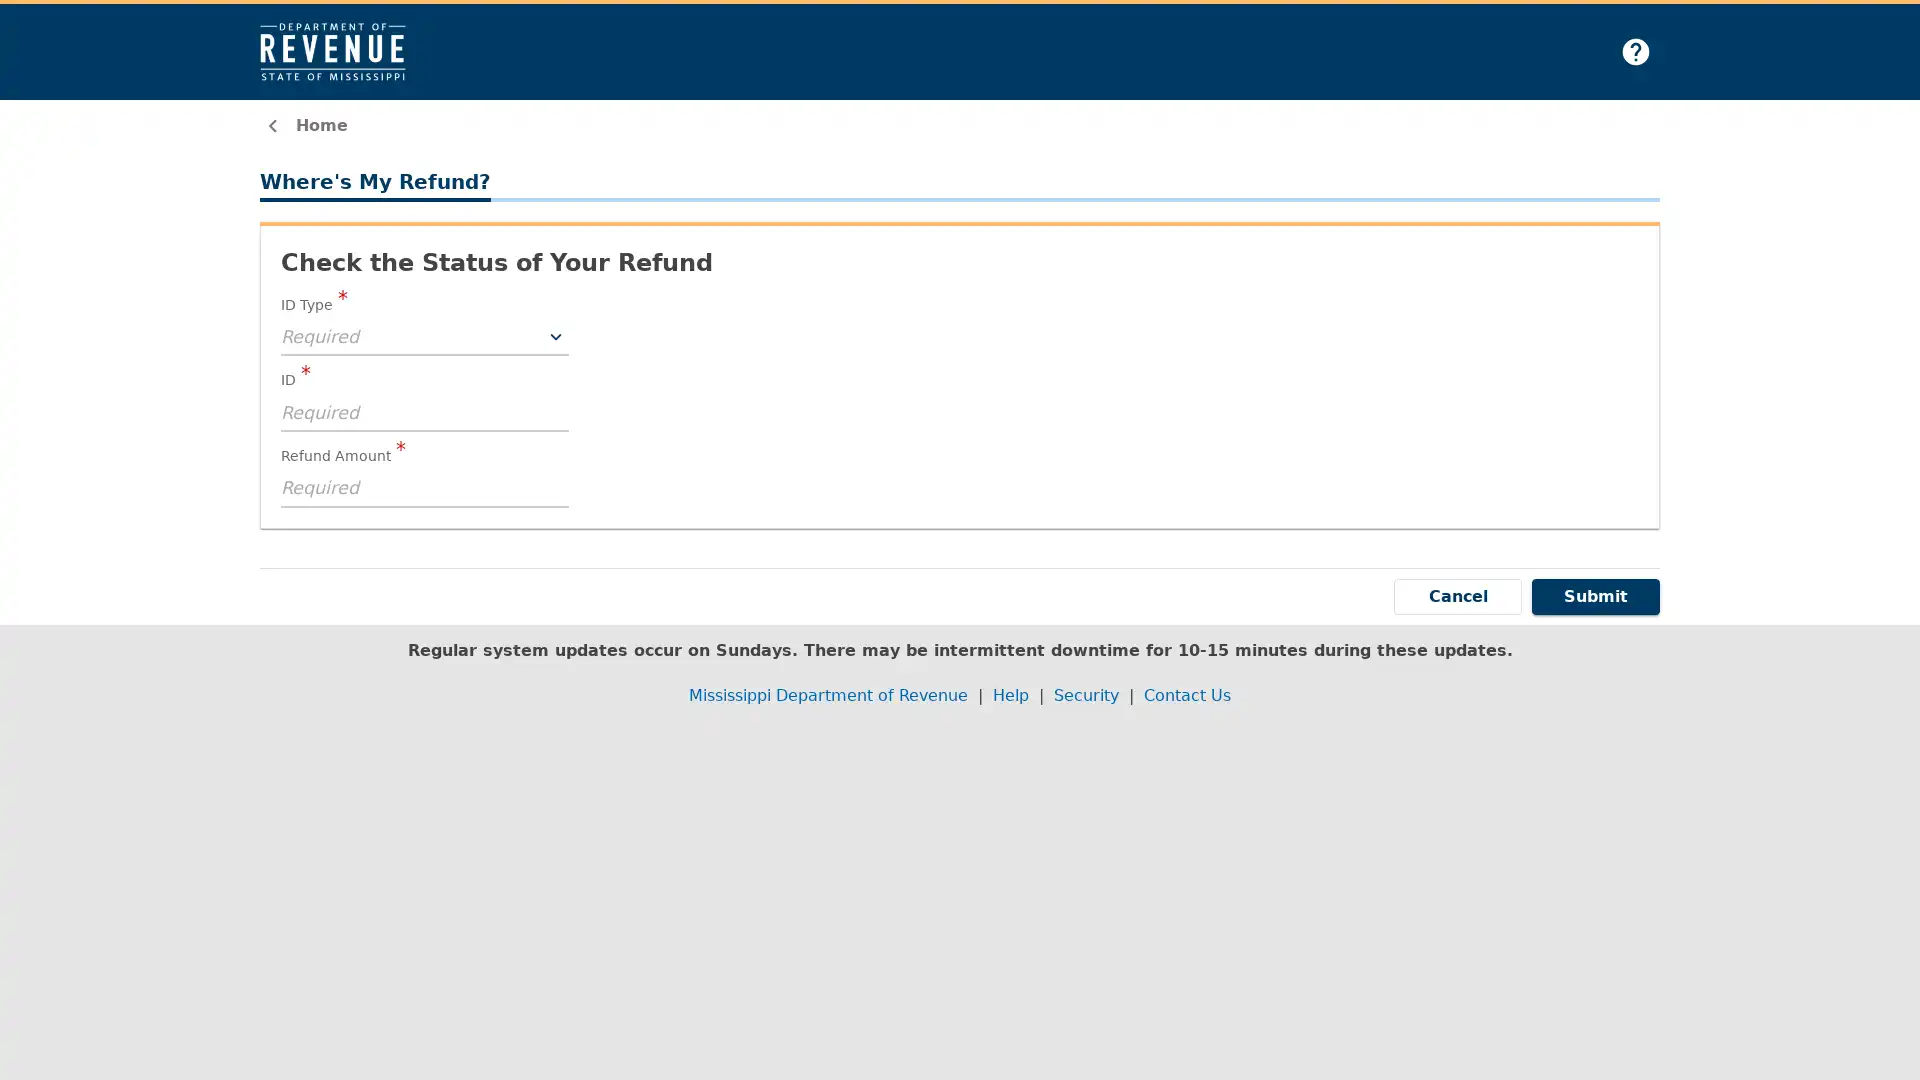  I want to click on Toggle Combobox, so click(556, 335).